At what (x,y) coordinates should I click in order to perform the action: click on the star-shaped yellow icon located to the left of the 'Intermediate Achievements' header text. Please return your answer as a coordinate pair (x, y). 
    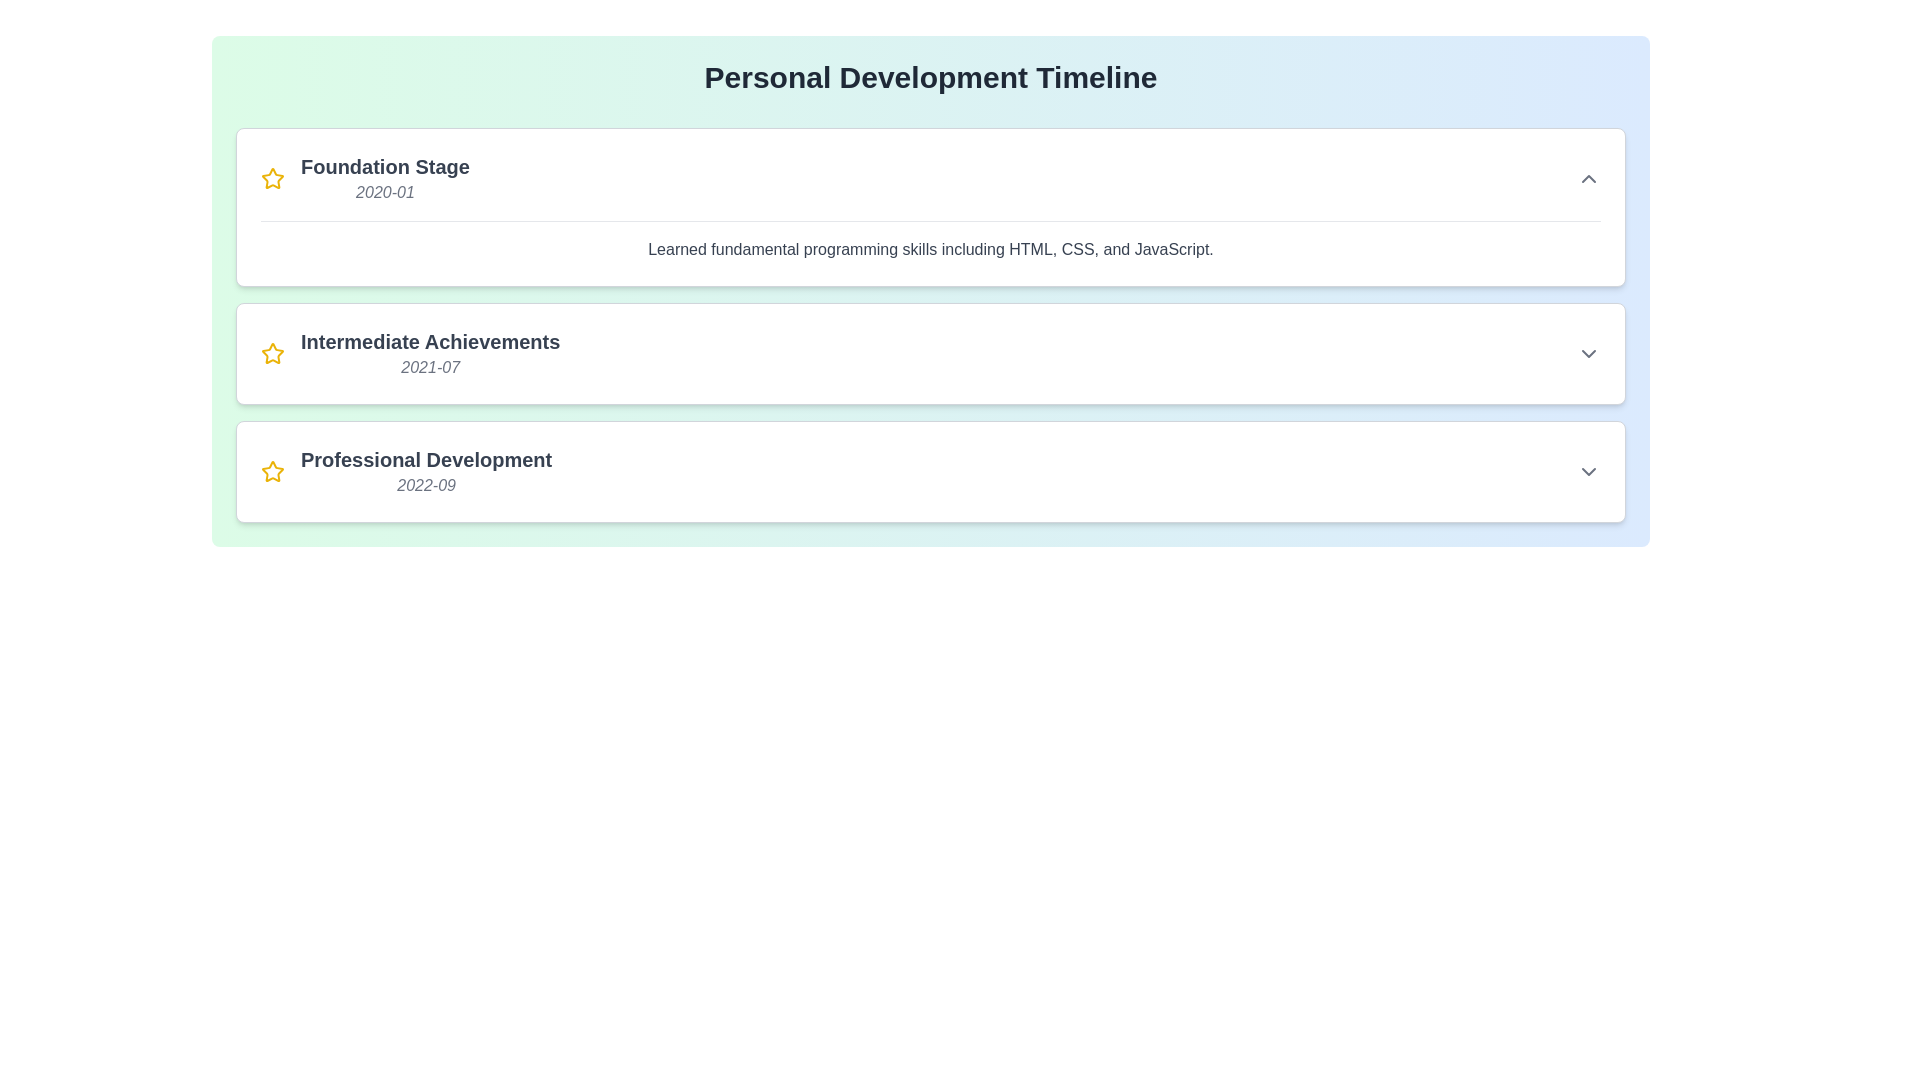
    Looking at the image, I should click on (272, 353).